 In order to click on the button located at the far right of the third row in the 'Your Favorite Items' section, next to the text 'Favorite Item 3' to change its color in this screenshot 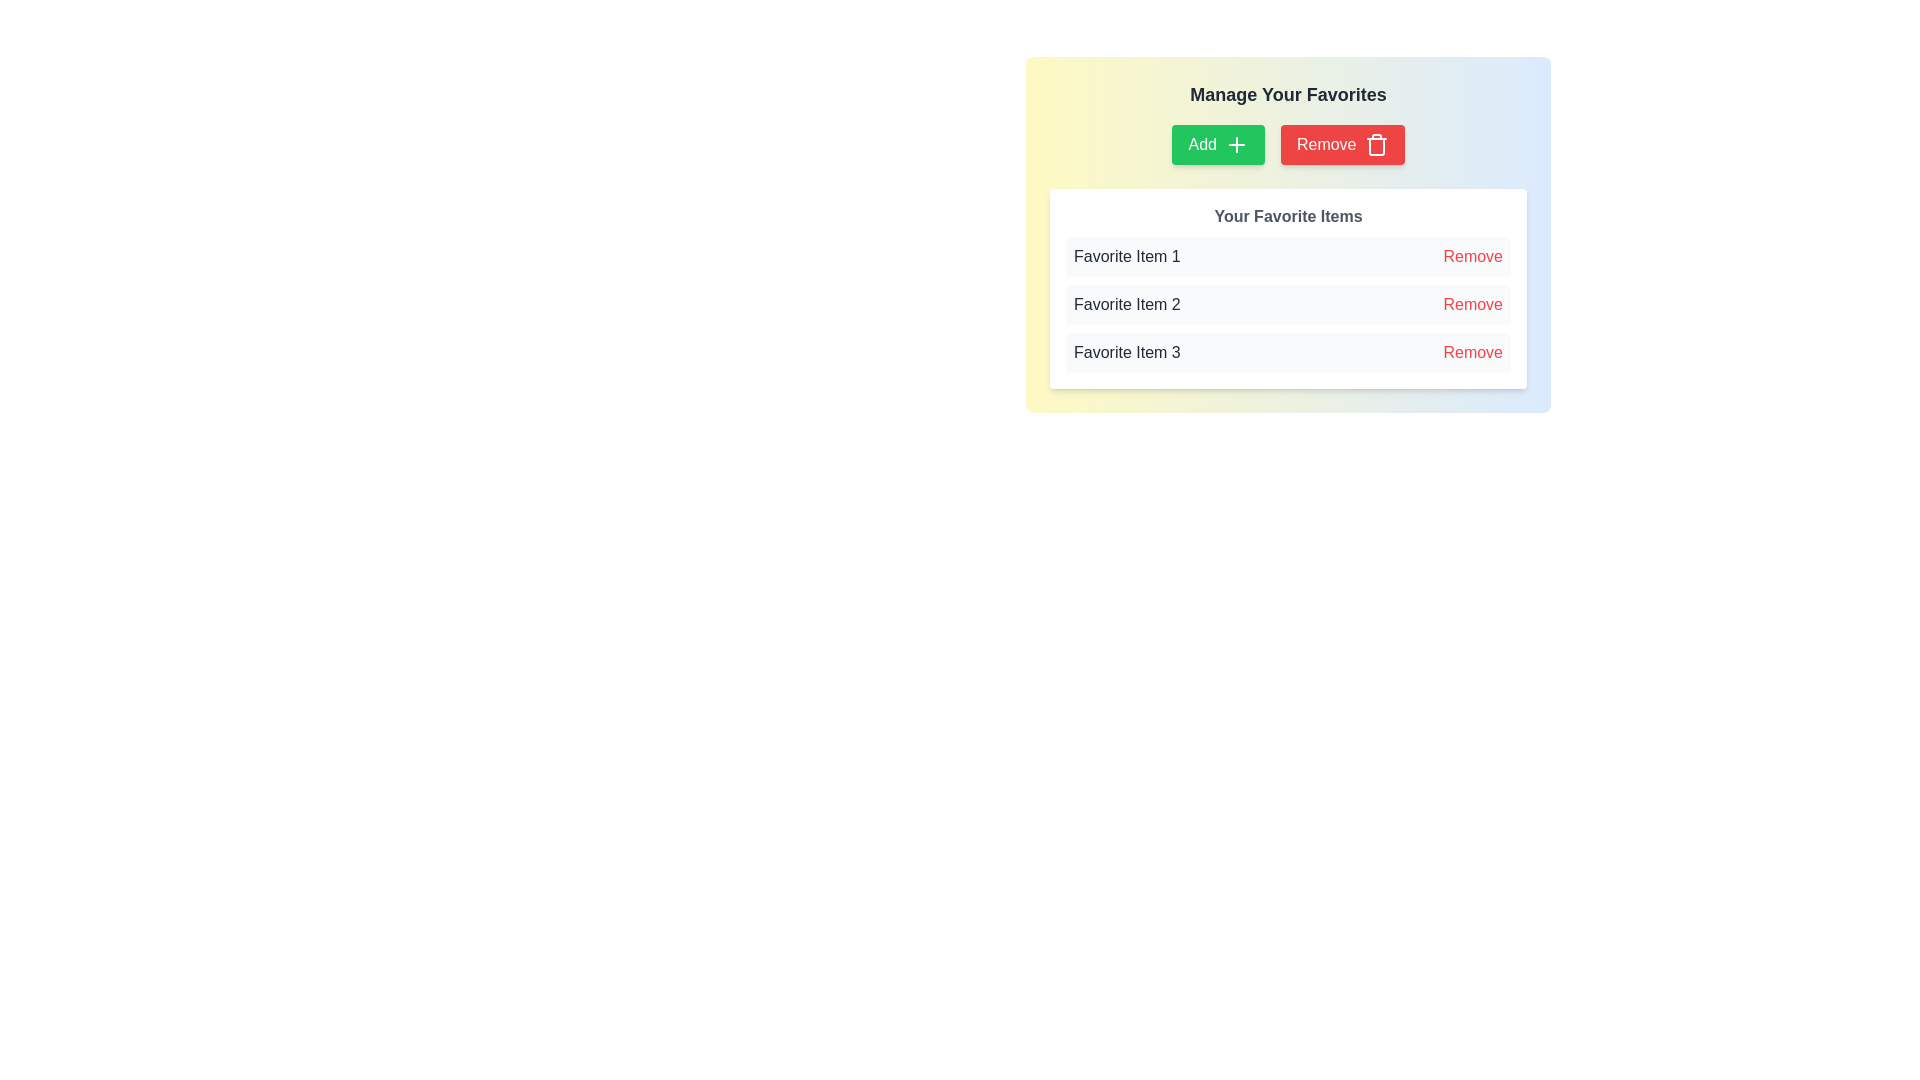, I will do `click(1473, 352)`.